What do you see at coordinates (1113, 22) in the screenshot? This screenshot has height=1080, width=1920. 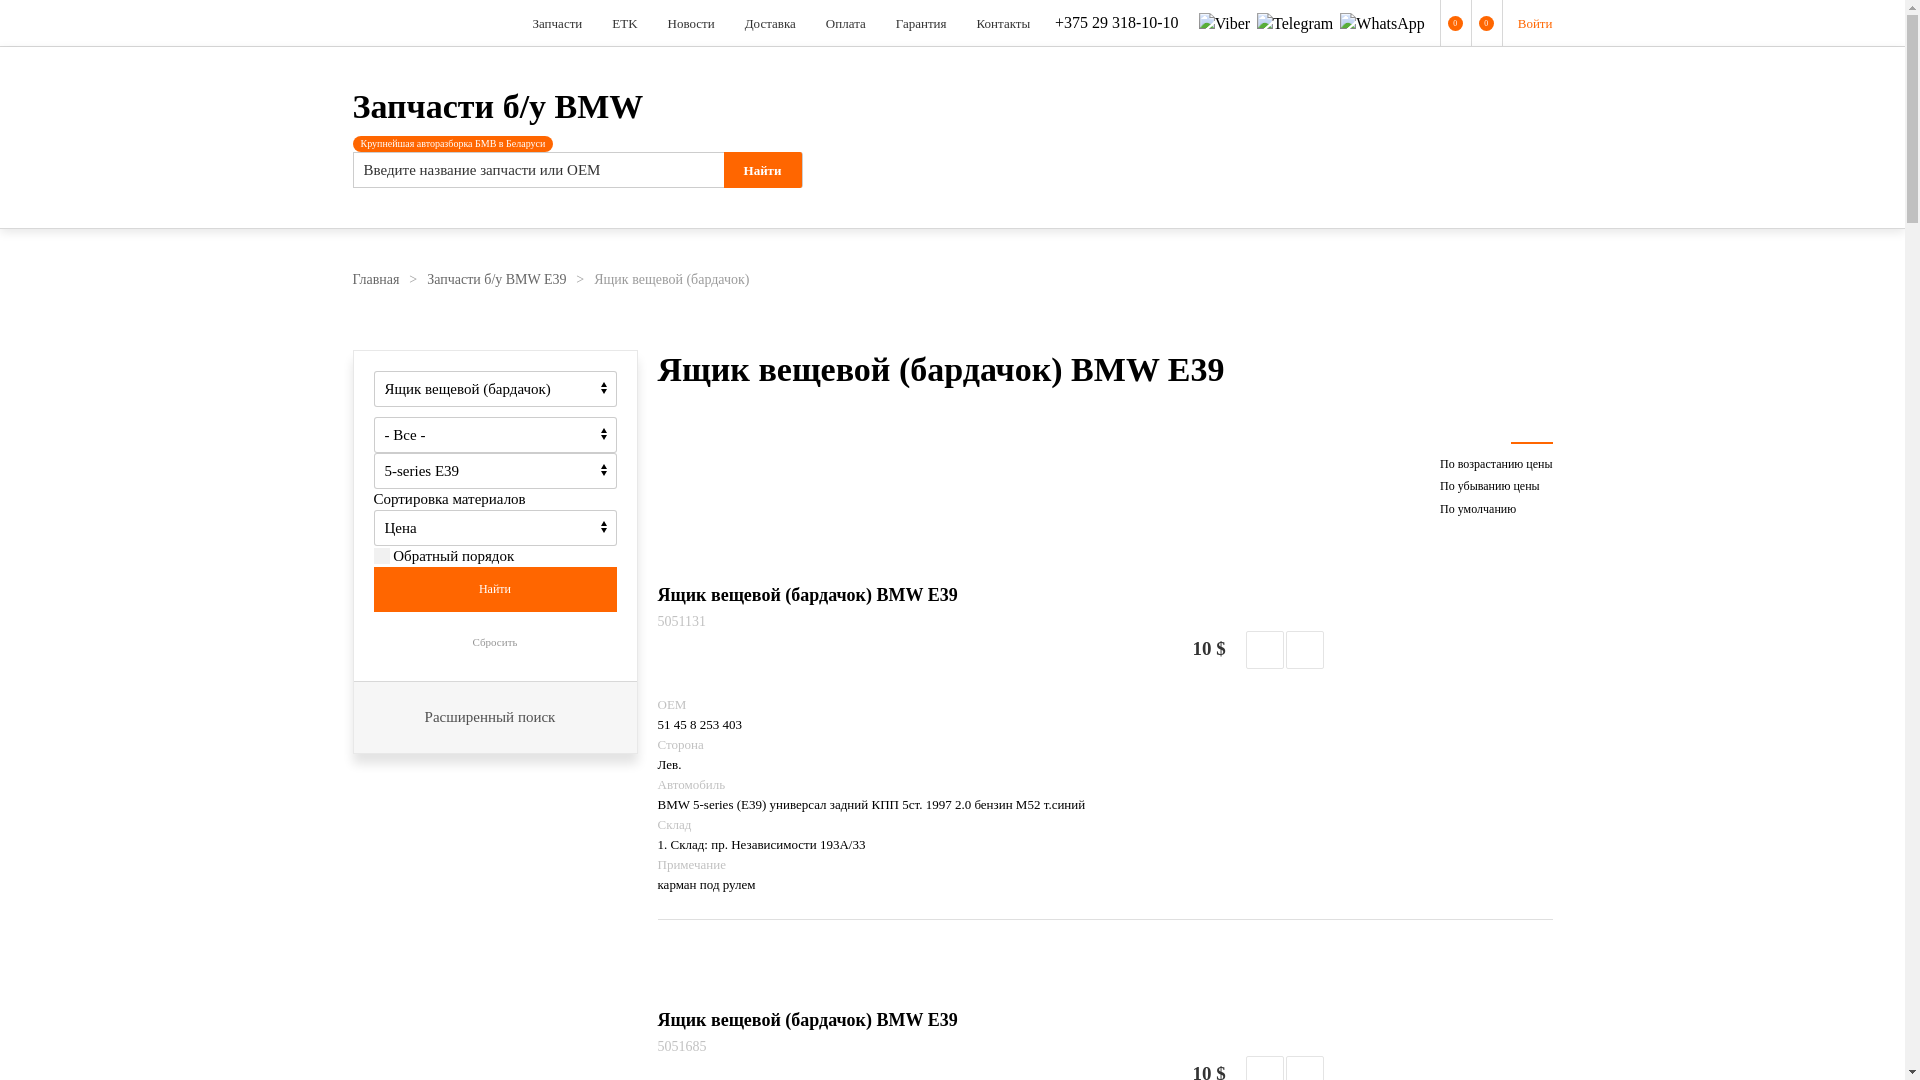 I see `'+375 29 318-10-10'` at bounding box center [1113, 22].